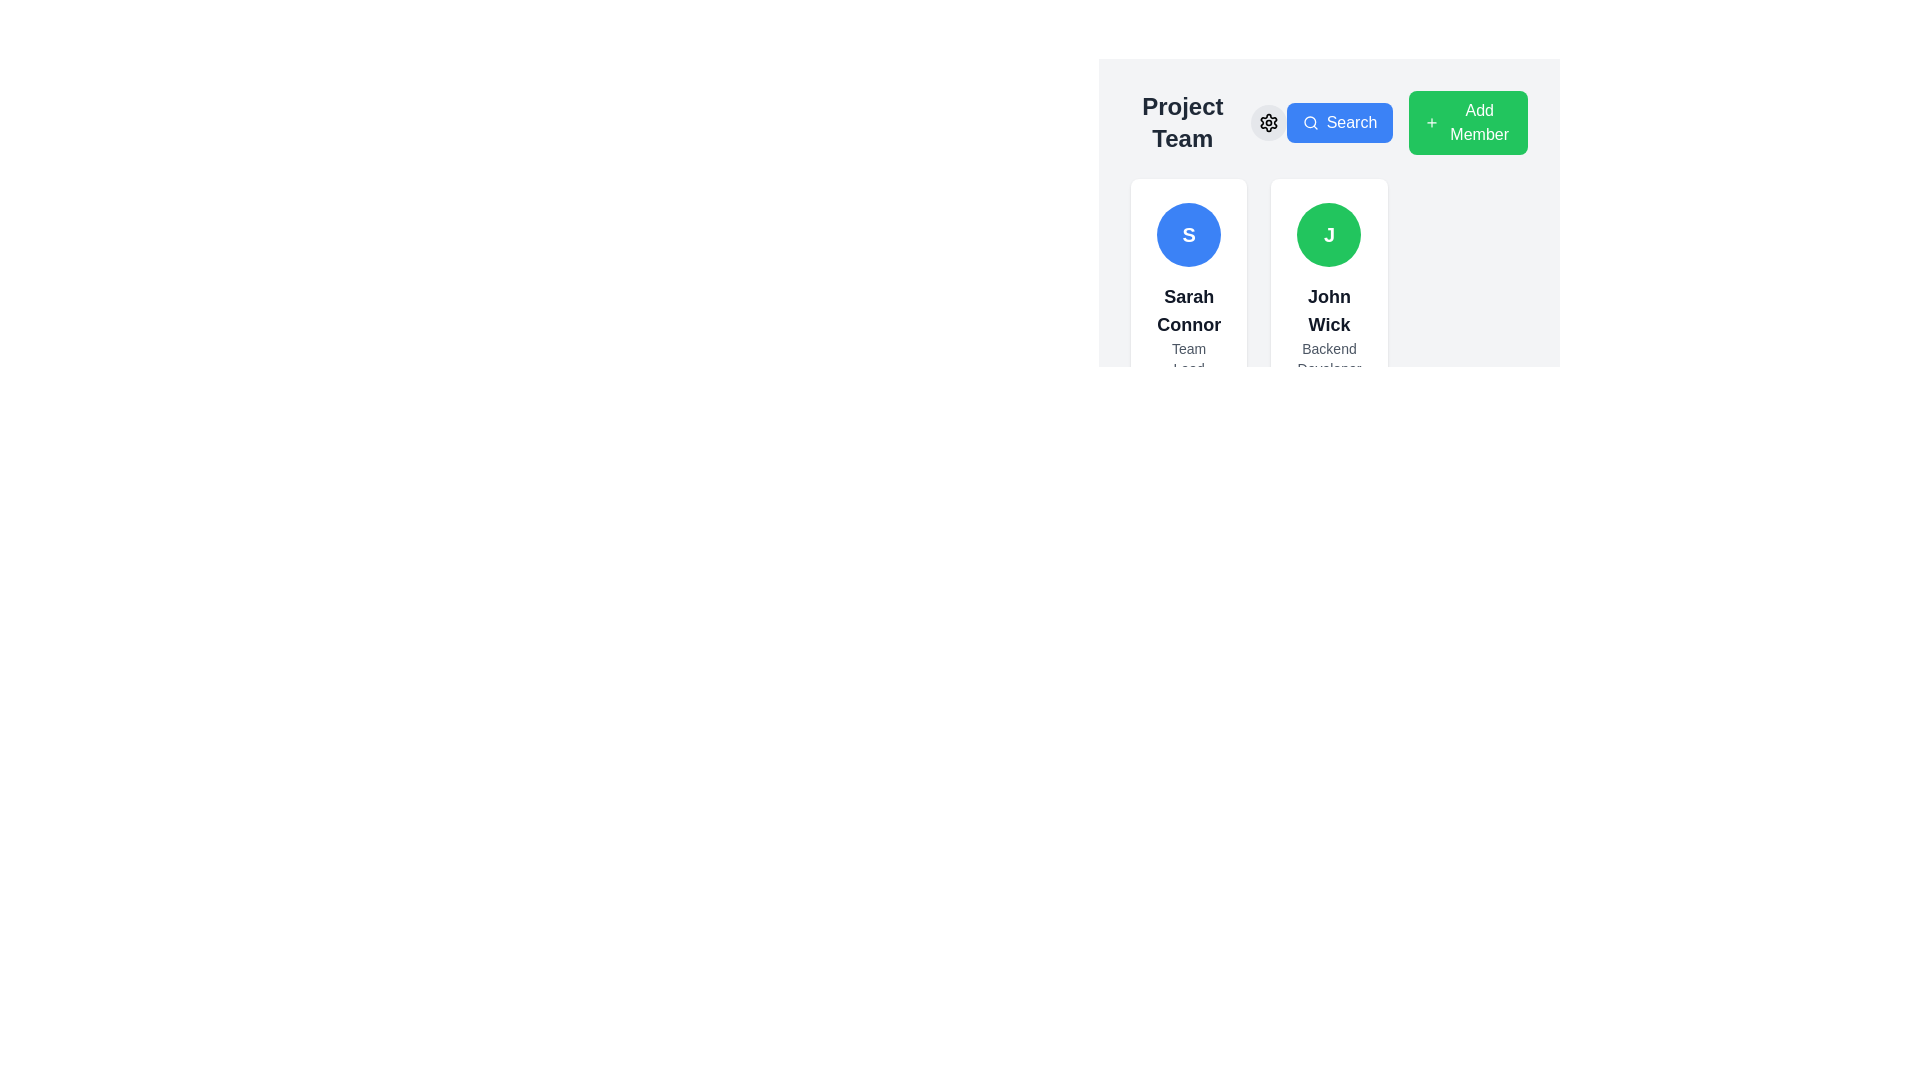 The image size is (1920, 1080). I want to click on the add member icon located on the left side of the green 'Add Member' button in the top-right corner of the interface, so click(1431, 123).